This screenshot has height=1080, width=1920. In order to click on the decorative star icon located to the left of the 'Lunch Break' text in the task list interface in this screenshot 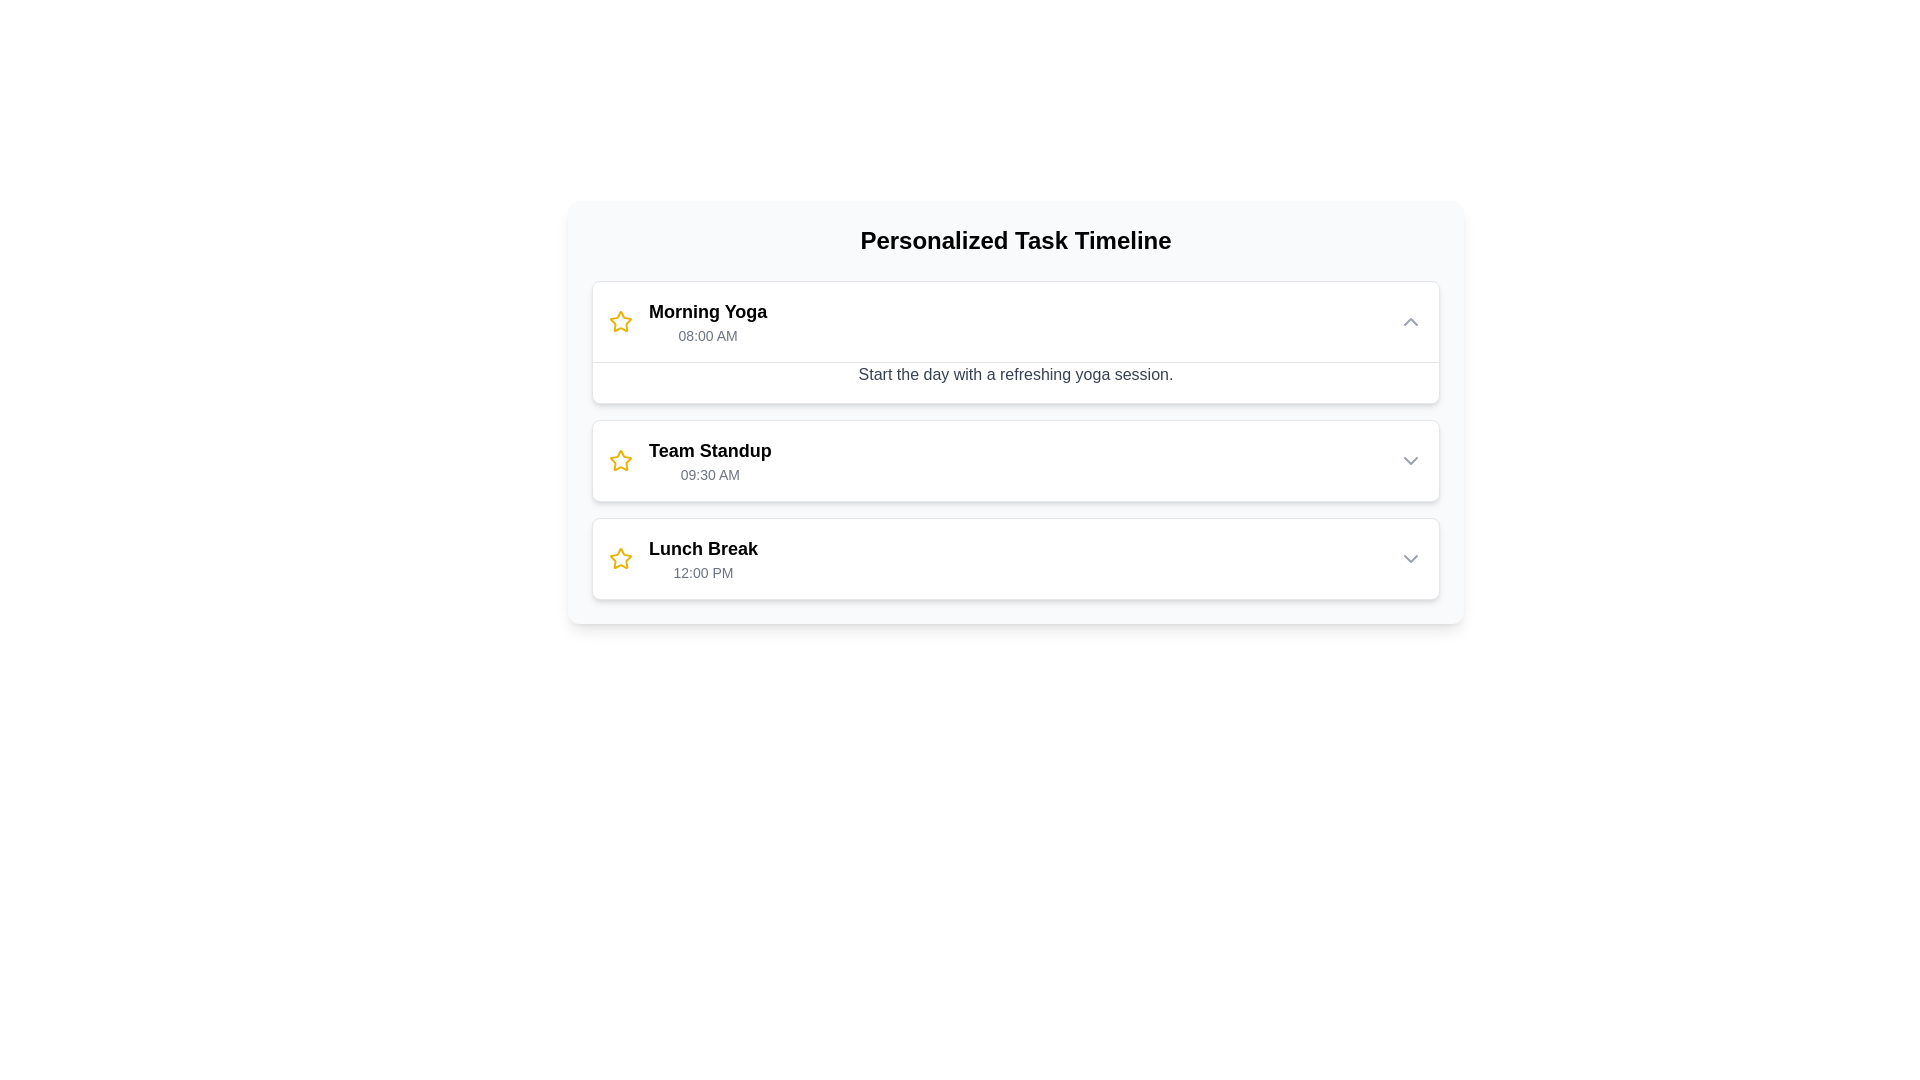, I will do `click(619, 559)`.